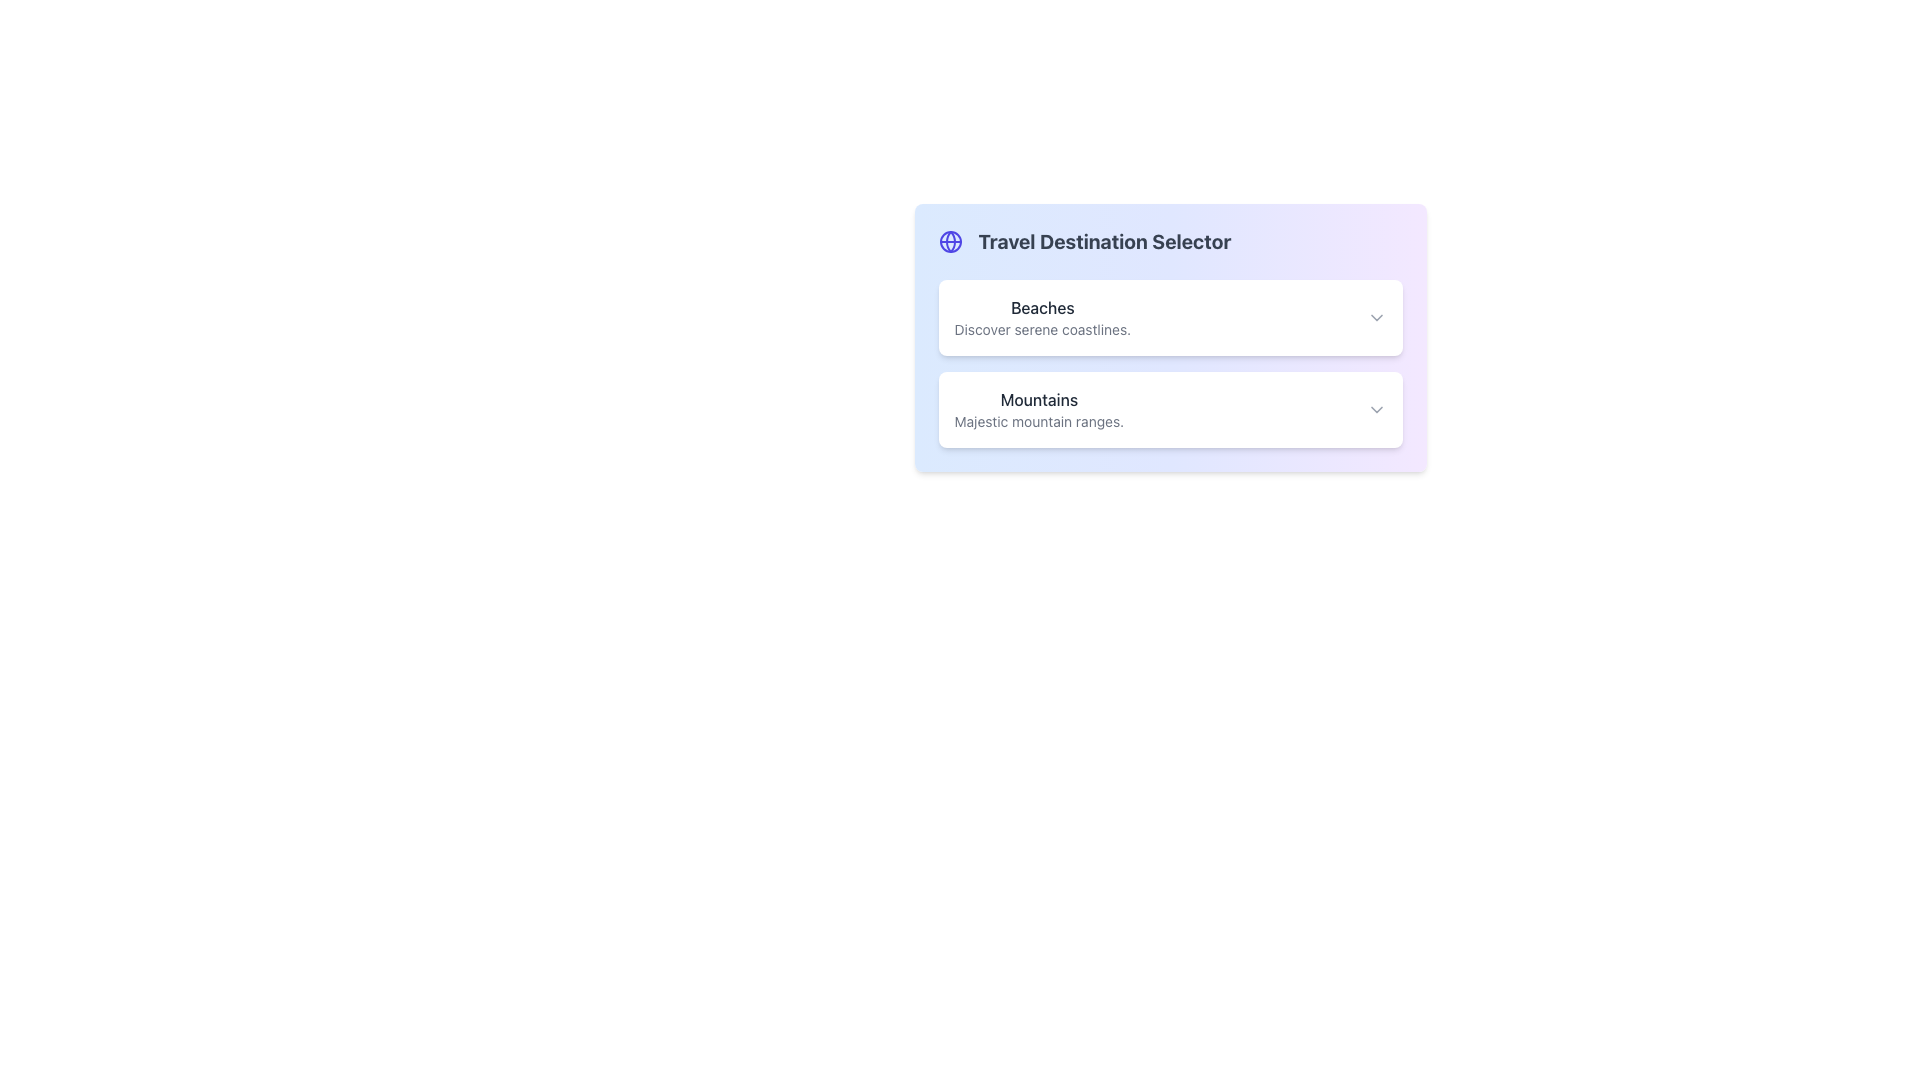 The width and height of the screenshot is (1920, 1080). I want to click on title 'Beaches' from the first text block within the first card of the 'Travel Destination Selector' group, which features a bold, dark-gray heading, so click(1041, 316).